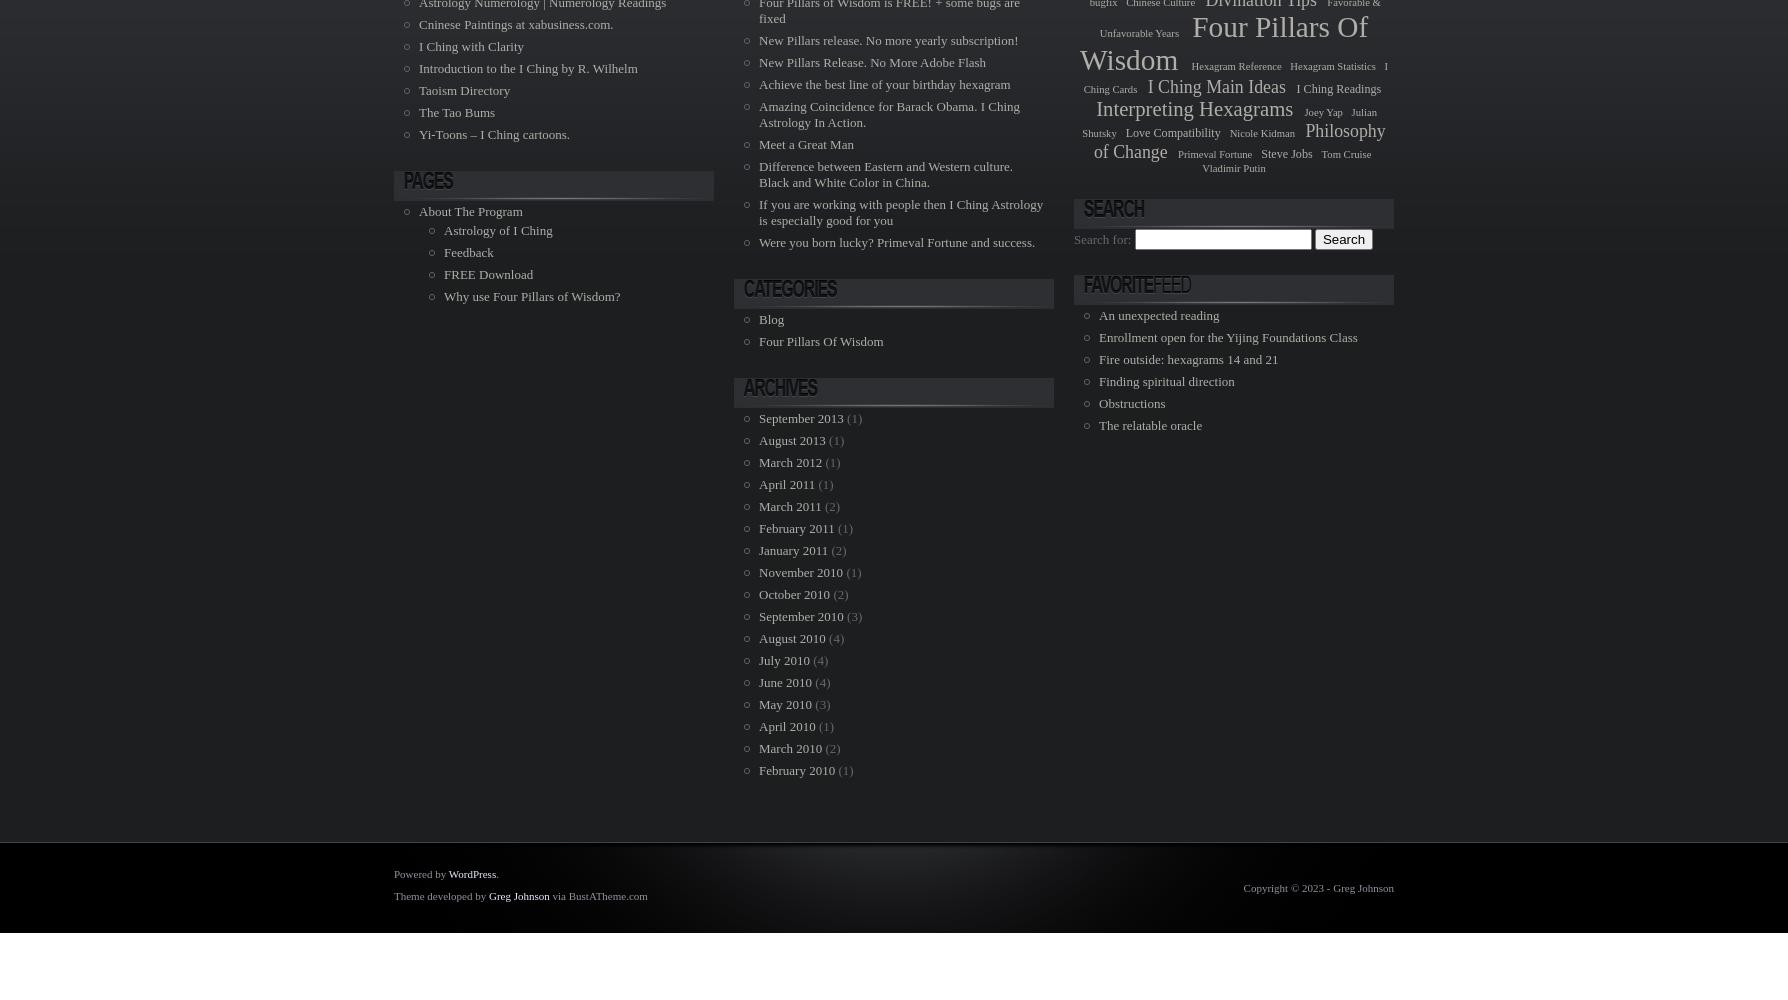  What do you see at coordinates (1233, 77) in the screenshot?
I see `'I Ching Cards'` at bounding box center [1233, 77].